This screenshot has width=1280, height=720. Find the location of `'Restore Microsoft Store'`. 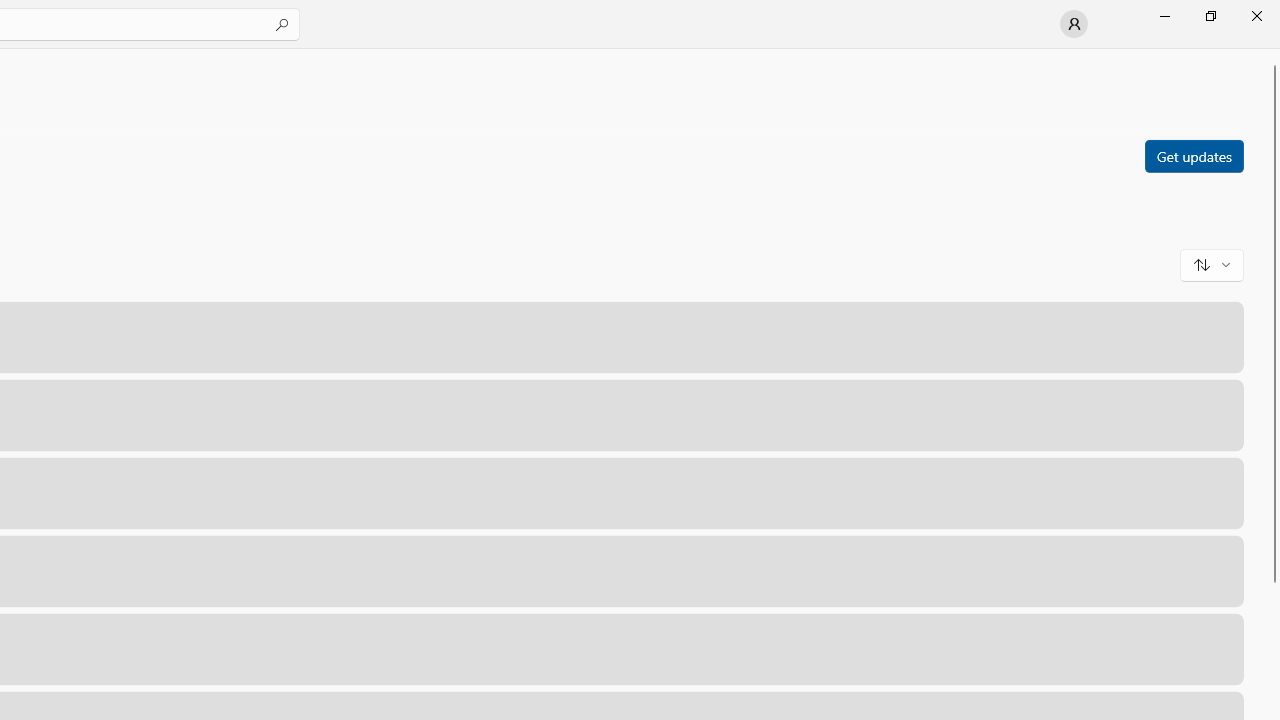

'Restore Microsoft Store' is located at coordinates (1209, 15).